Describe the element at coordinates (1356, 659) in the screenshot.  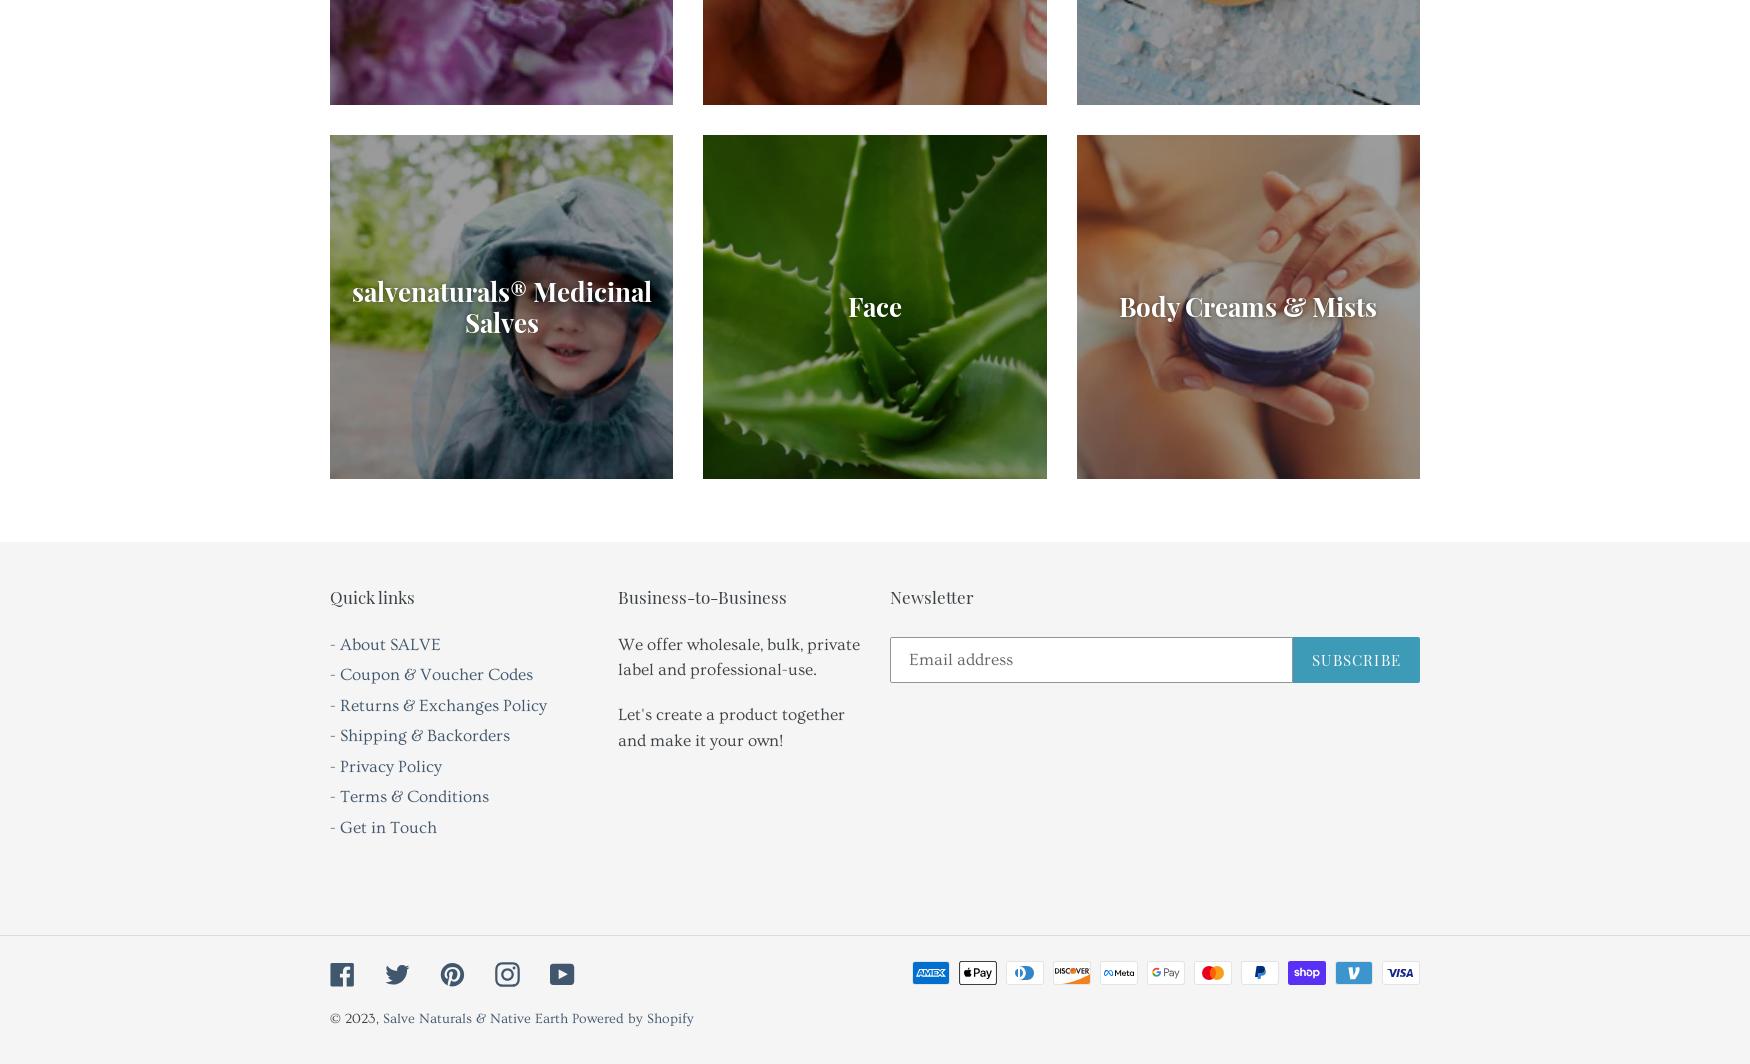
I see `'Subscribe'` at that location.